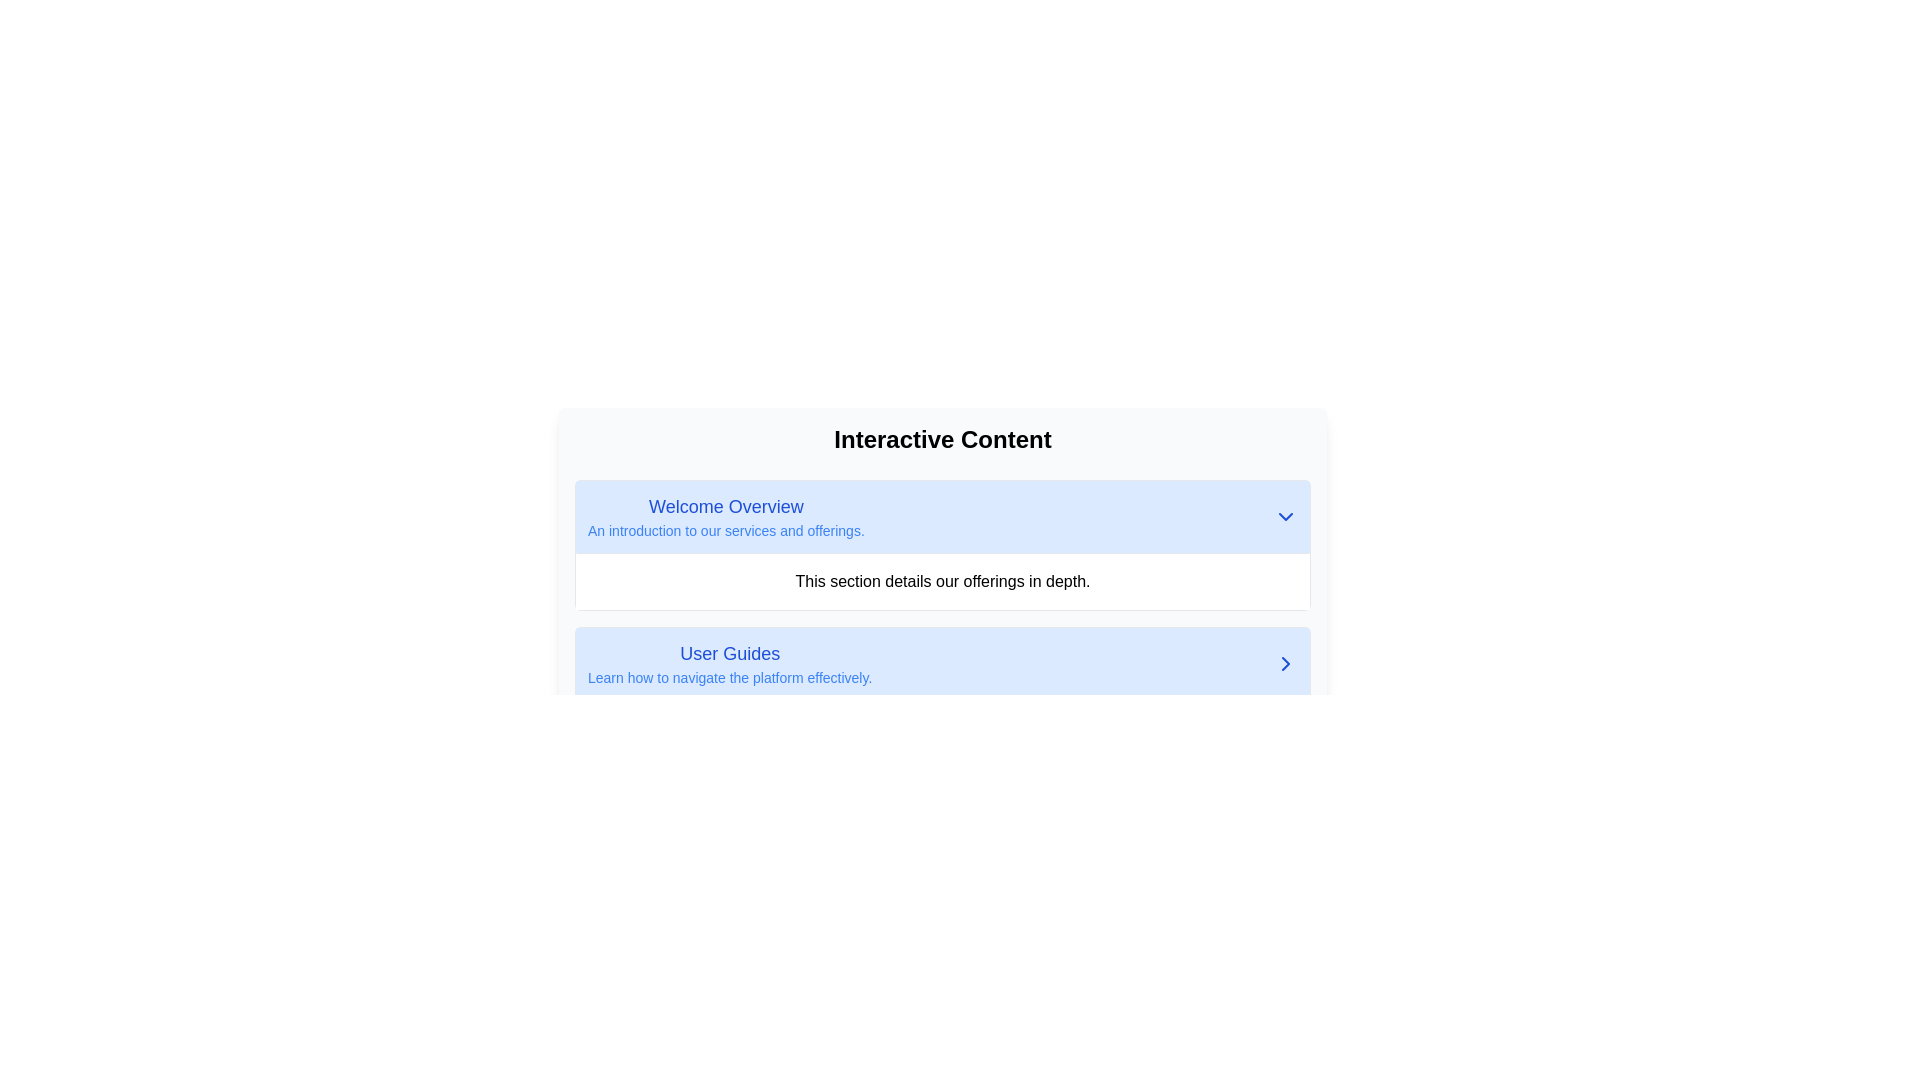 The height and width of the screenshot is (1080, 1920). What do you see at coordinates (1286, 663) in the screenshot?
I see `the Chevron Icon located on the right side of the 'User Guides' section` at bounding box center [1286, 663].